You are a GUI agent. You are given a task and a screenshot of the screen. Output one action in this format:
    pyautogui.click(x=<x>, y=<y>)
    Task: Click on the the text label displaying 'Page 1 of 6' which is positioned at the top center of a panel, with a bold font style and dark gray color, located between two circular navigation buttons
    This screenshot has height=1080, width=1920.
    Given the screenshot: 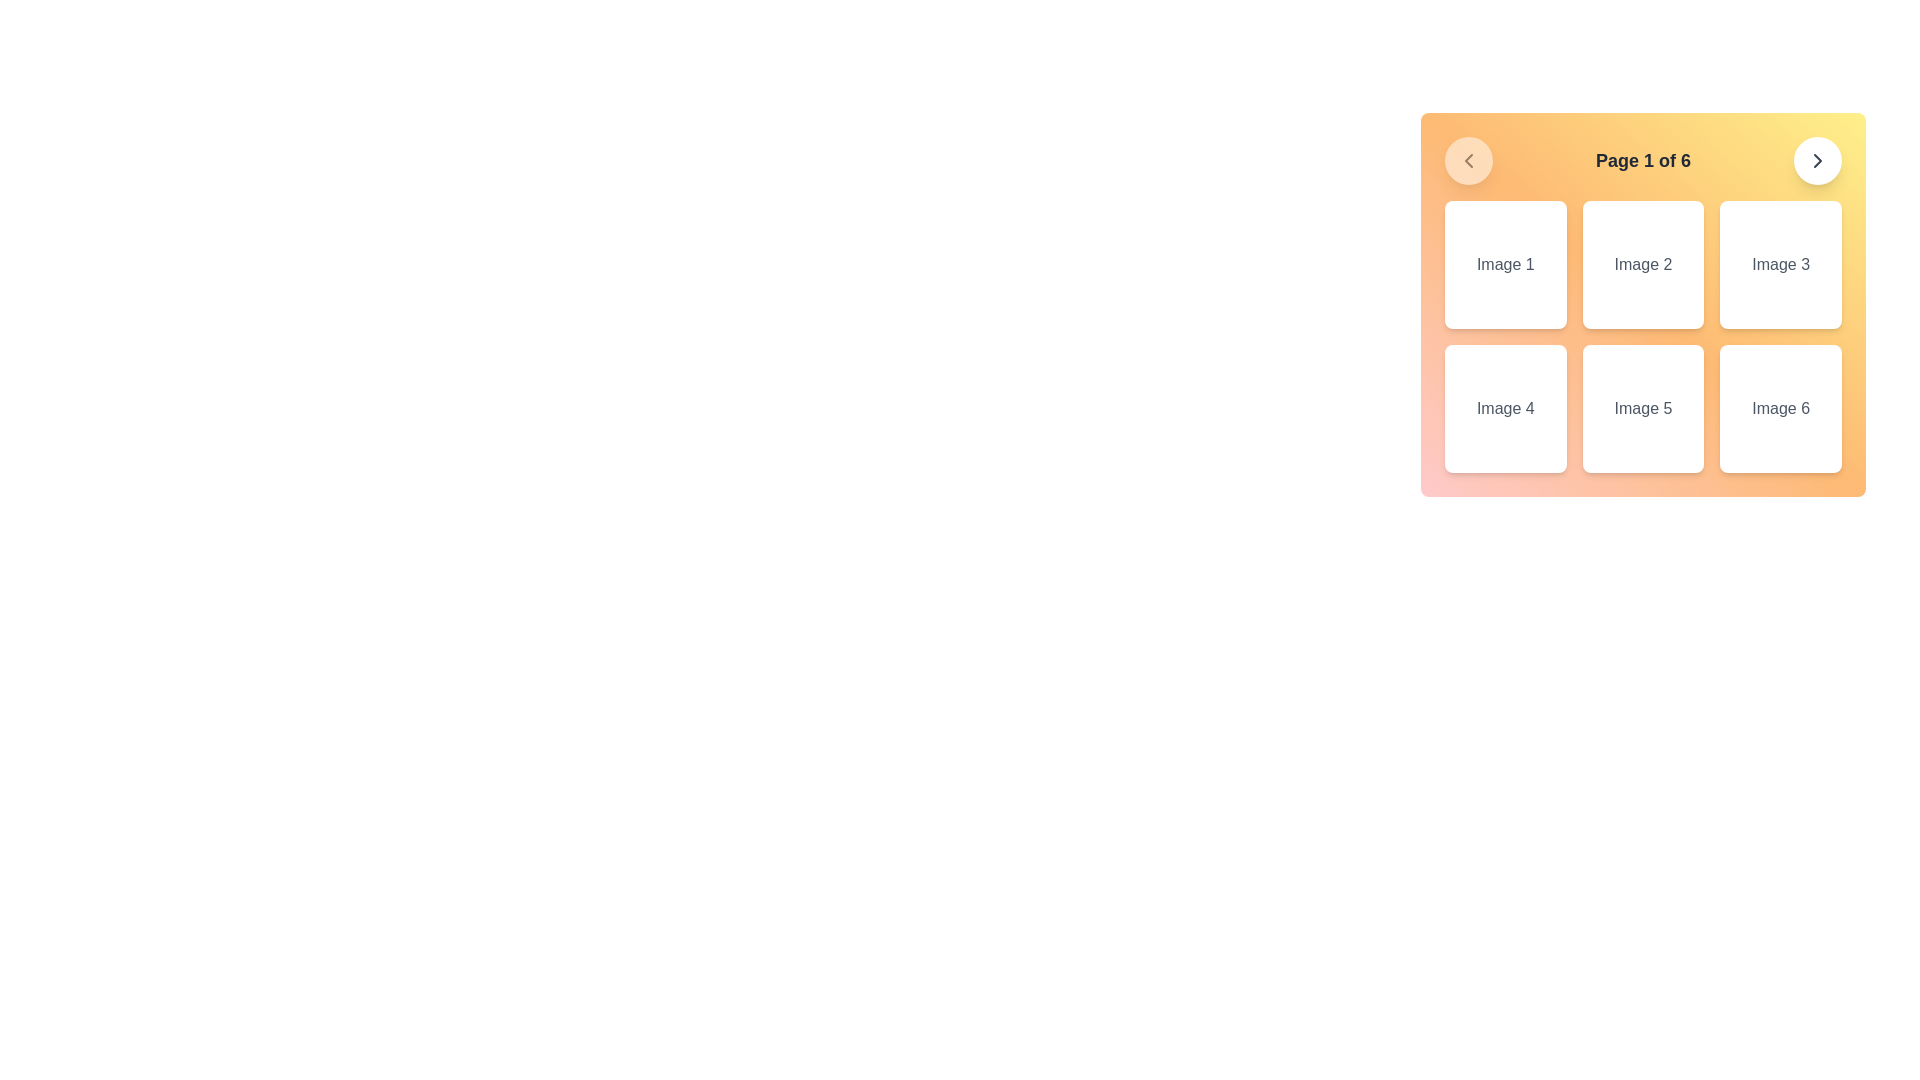 What is the action you would take?
    pyautogui.click(x=1643, y=160)
    